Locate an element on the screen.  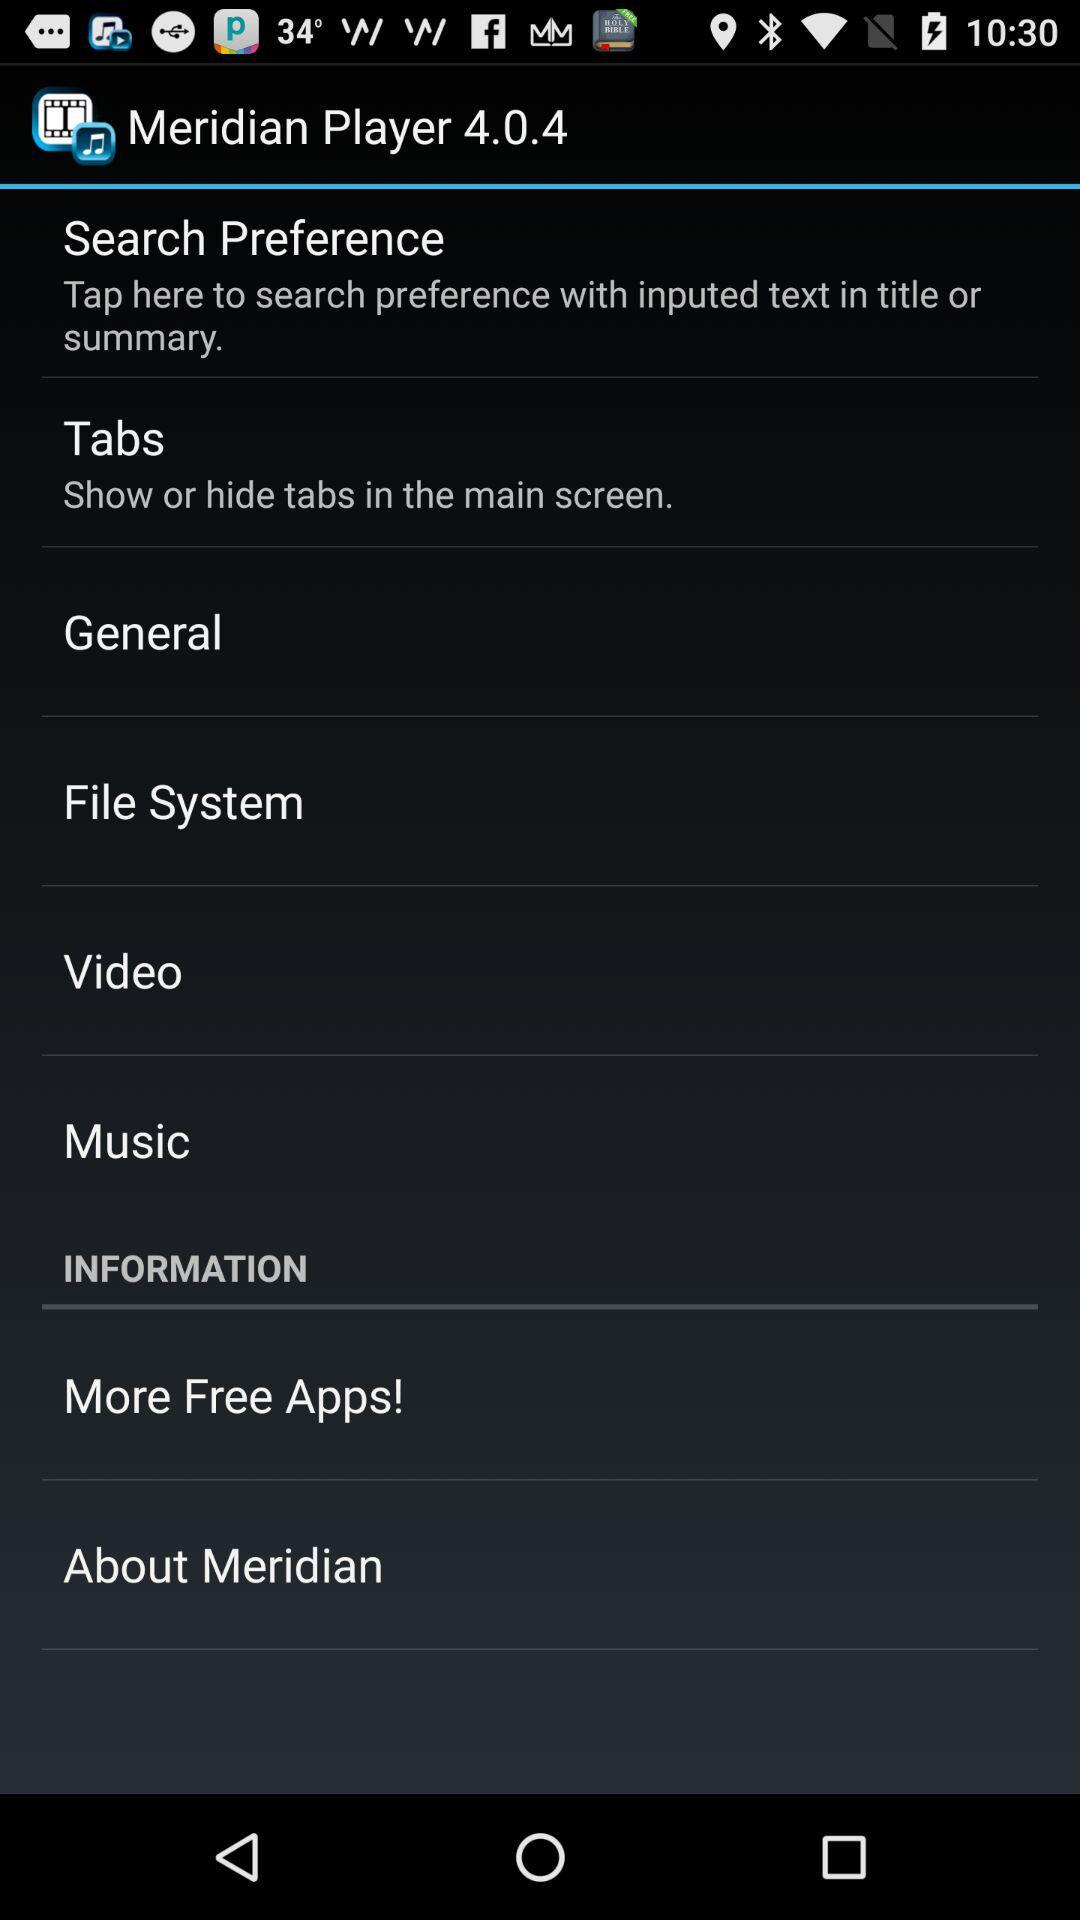
file system icon is located at coordinates (183, 800).